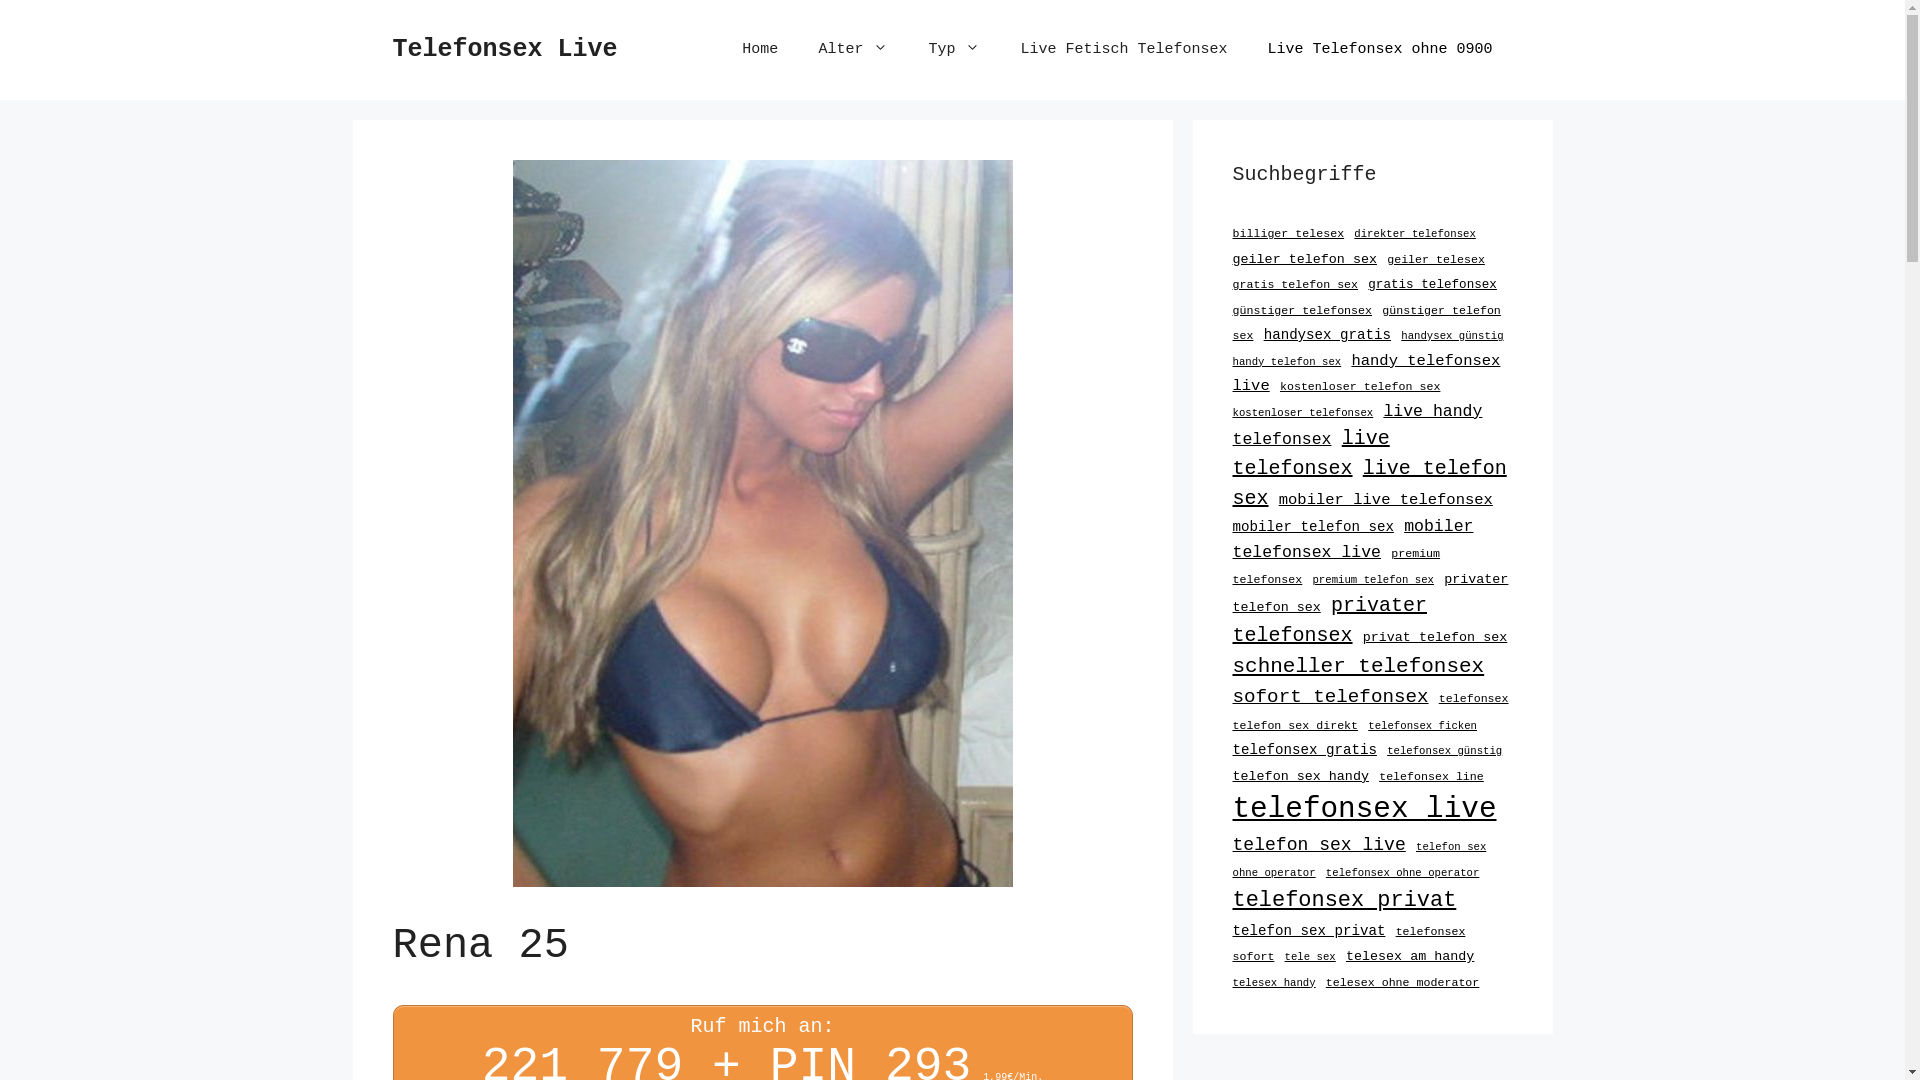  Describe the element at coordinates (1231, 483) in the screenshot. I see `'live telefon sex'` at that location.